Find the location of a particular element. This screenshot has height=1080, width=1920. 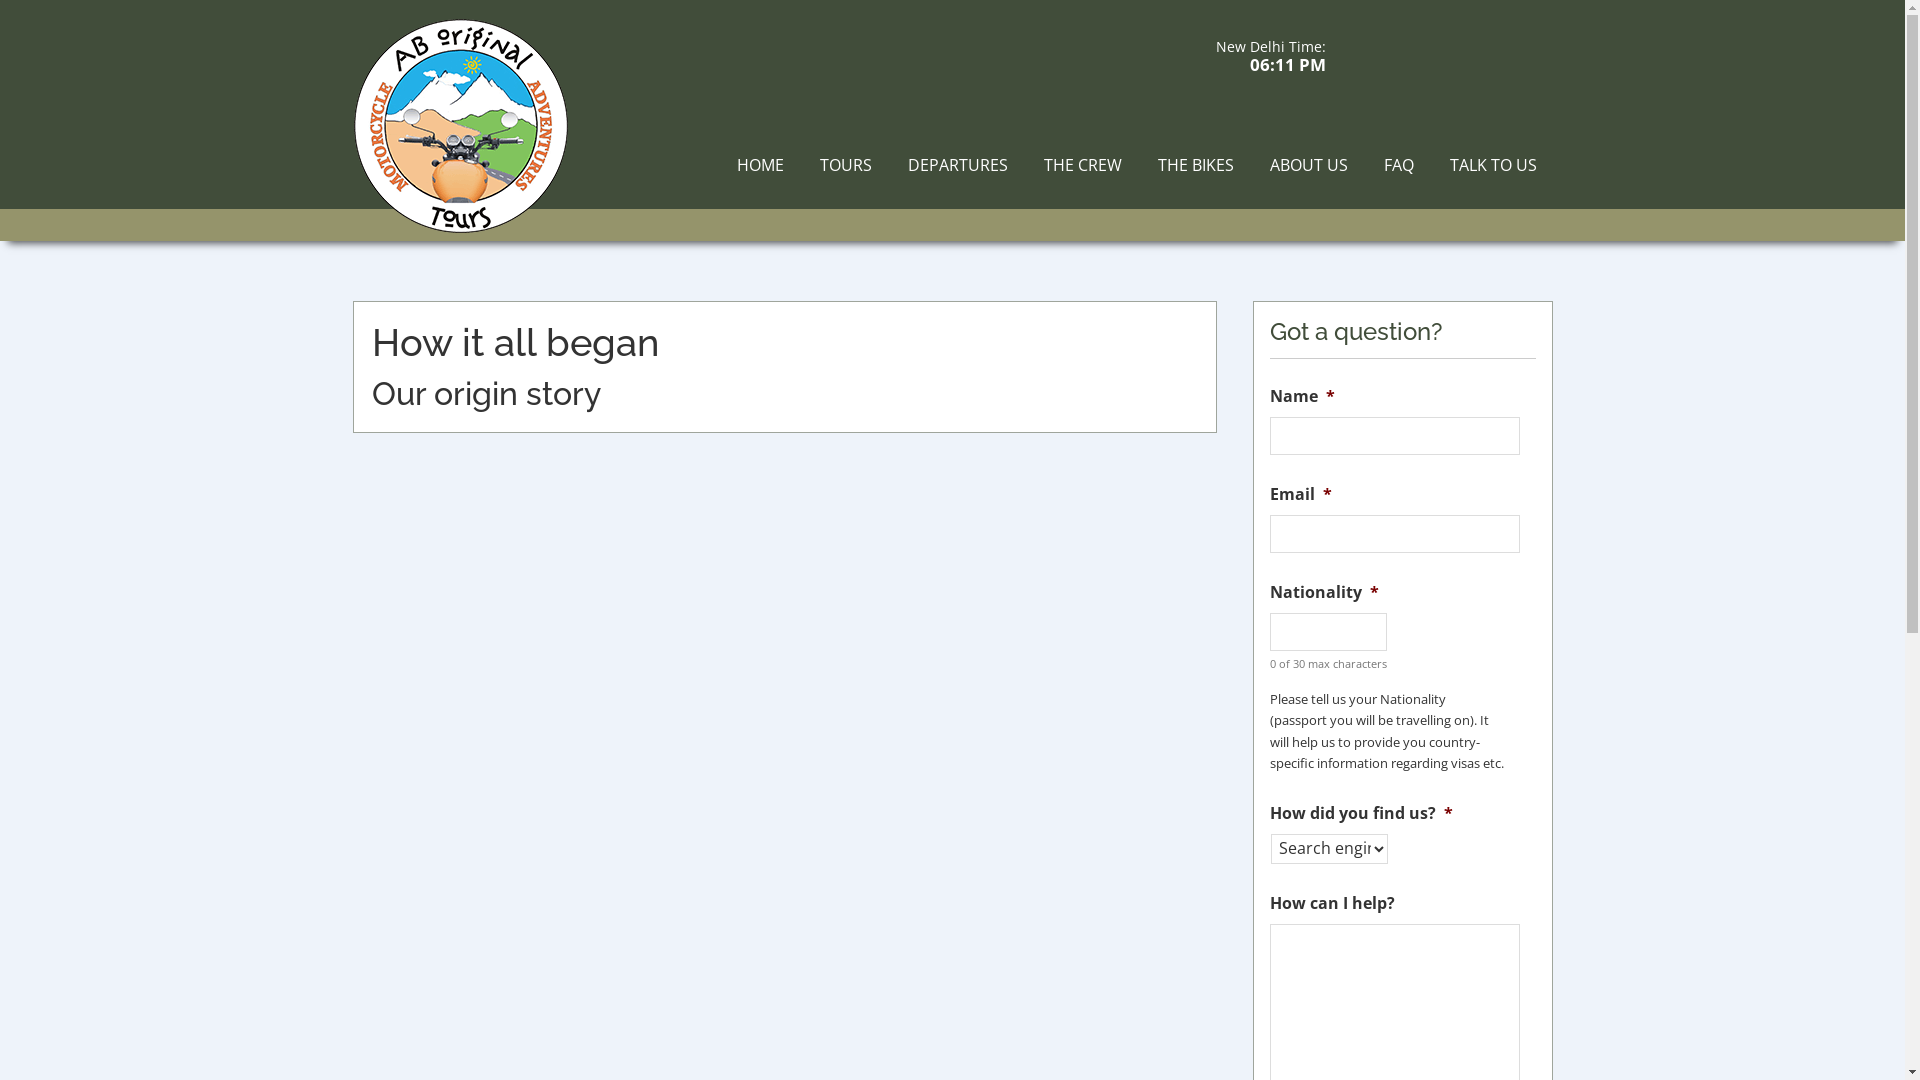

'DEPARTURES' is located at coordinates (957, 164).